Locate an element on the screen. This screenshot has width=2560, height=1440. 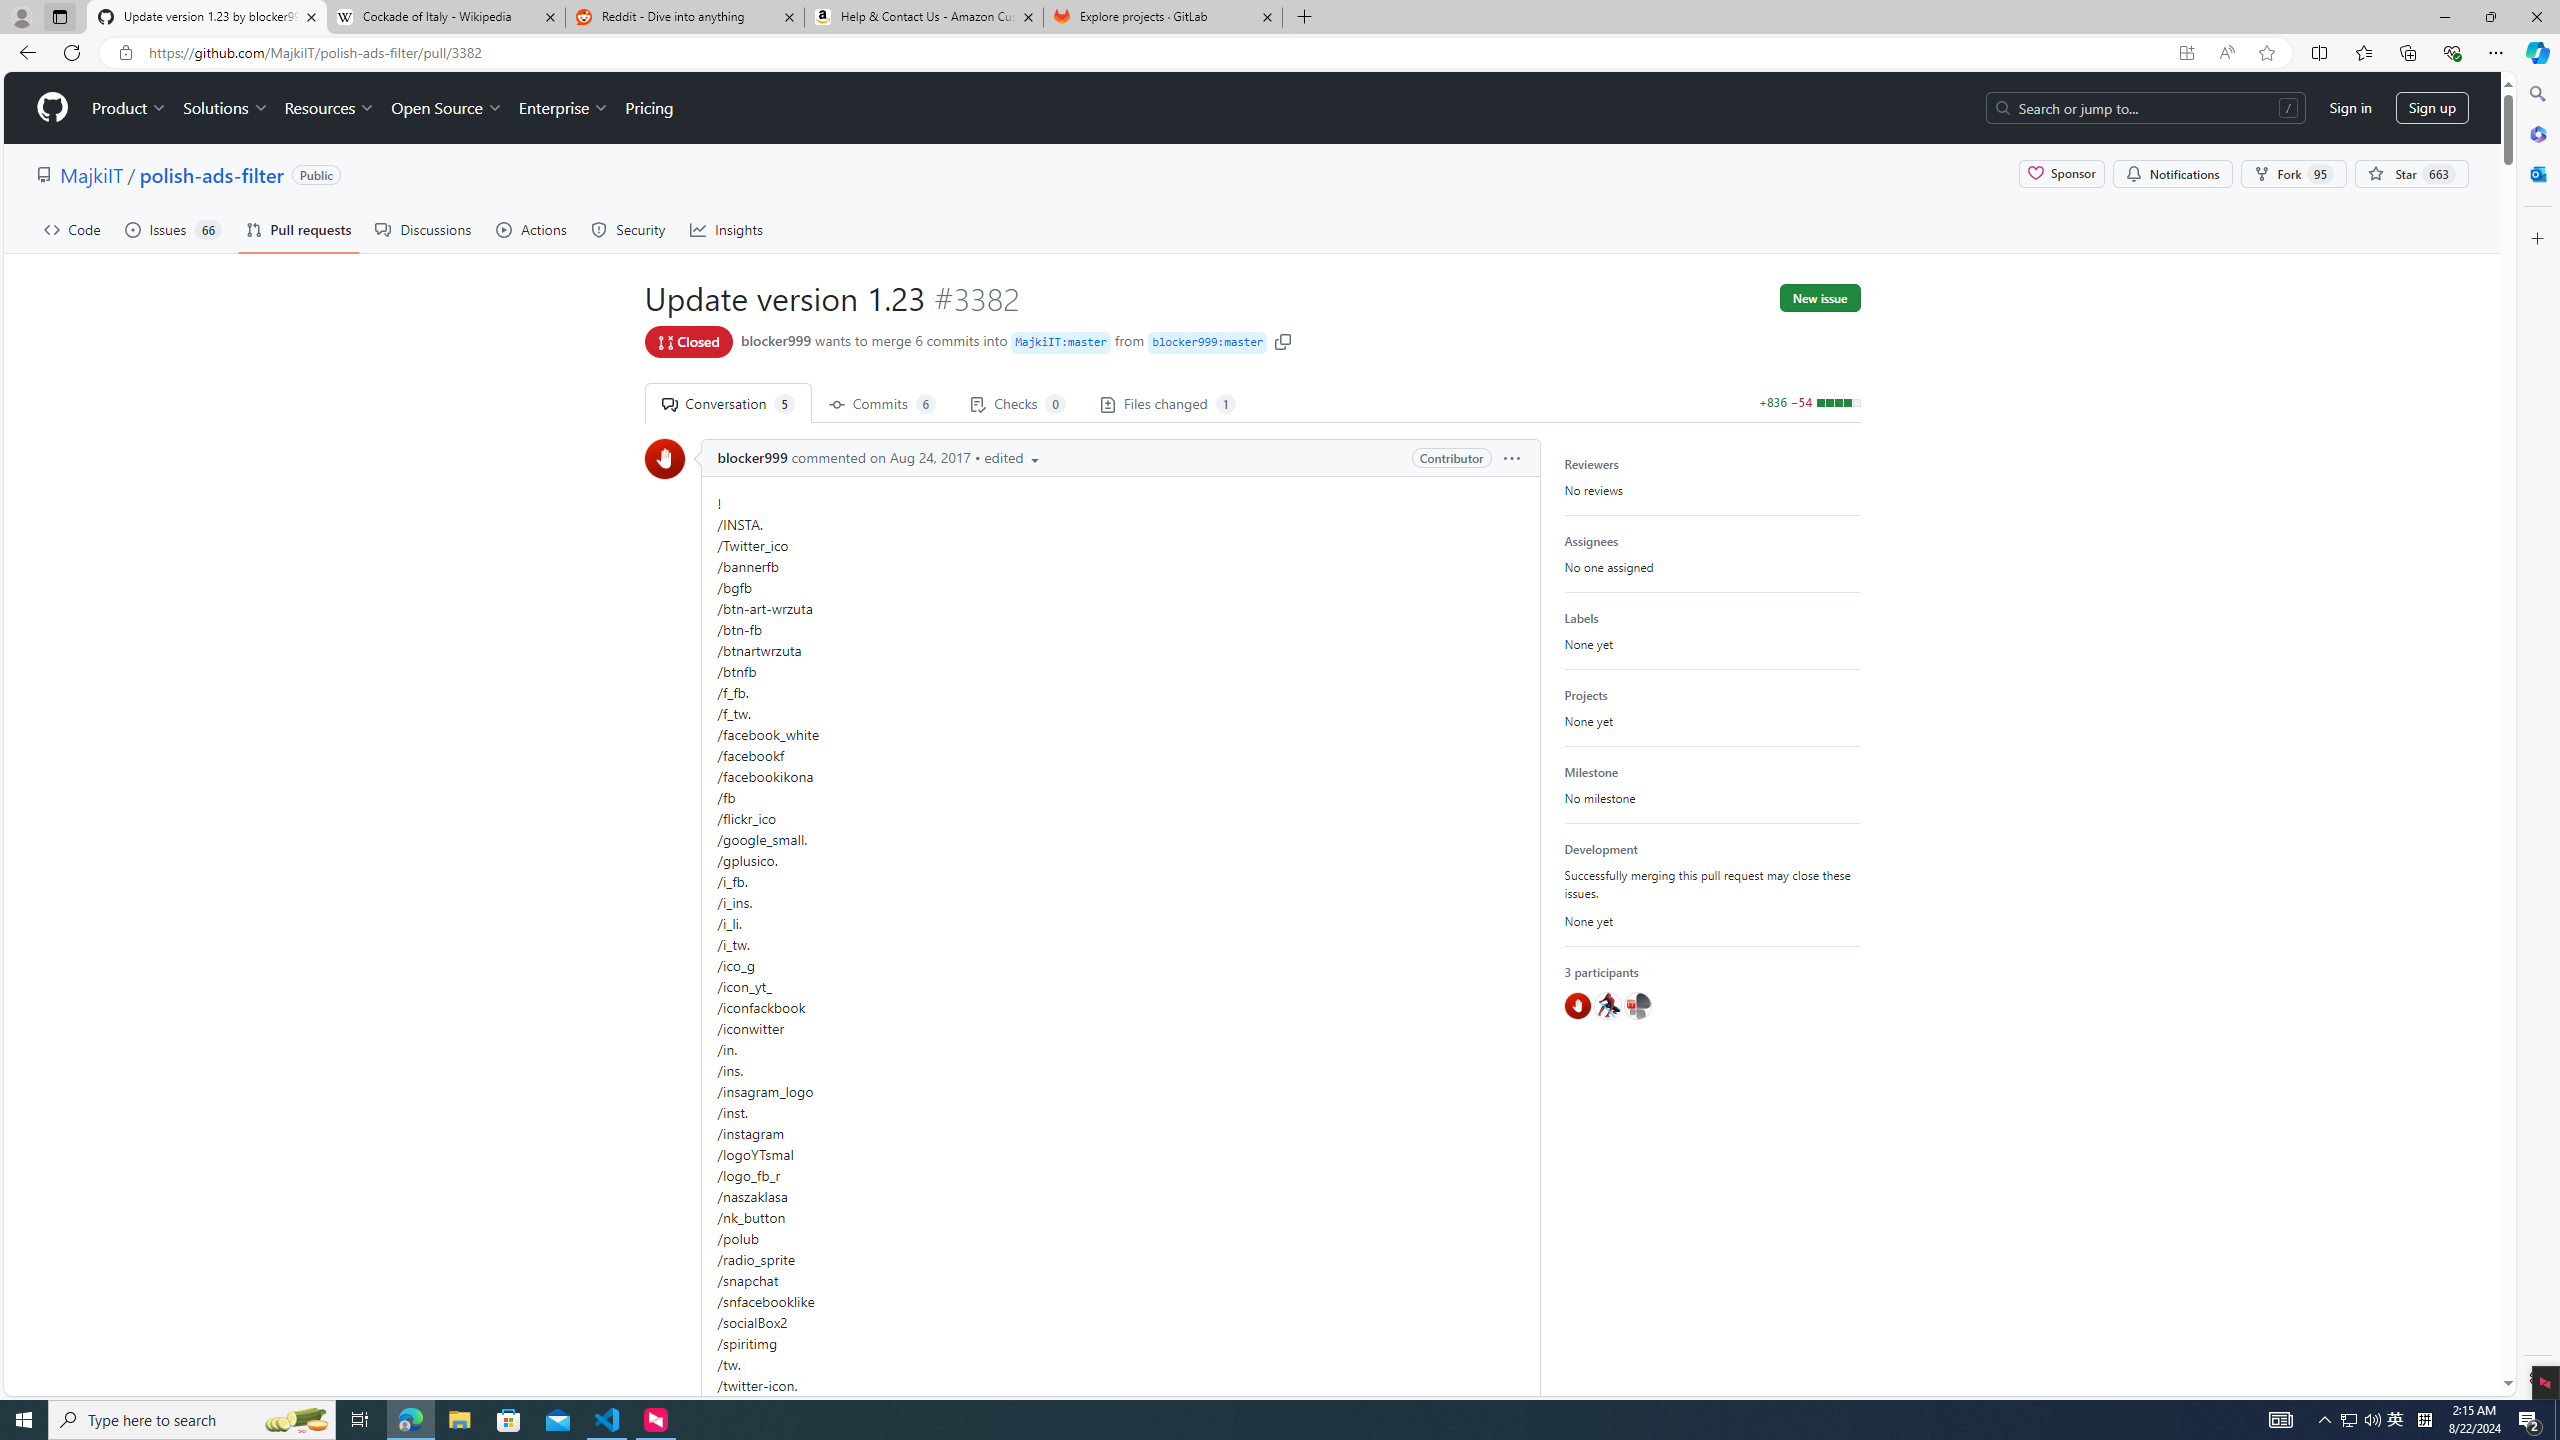
'MajkiIT' is located at coordinates (89, 173).